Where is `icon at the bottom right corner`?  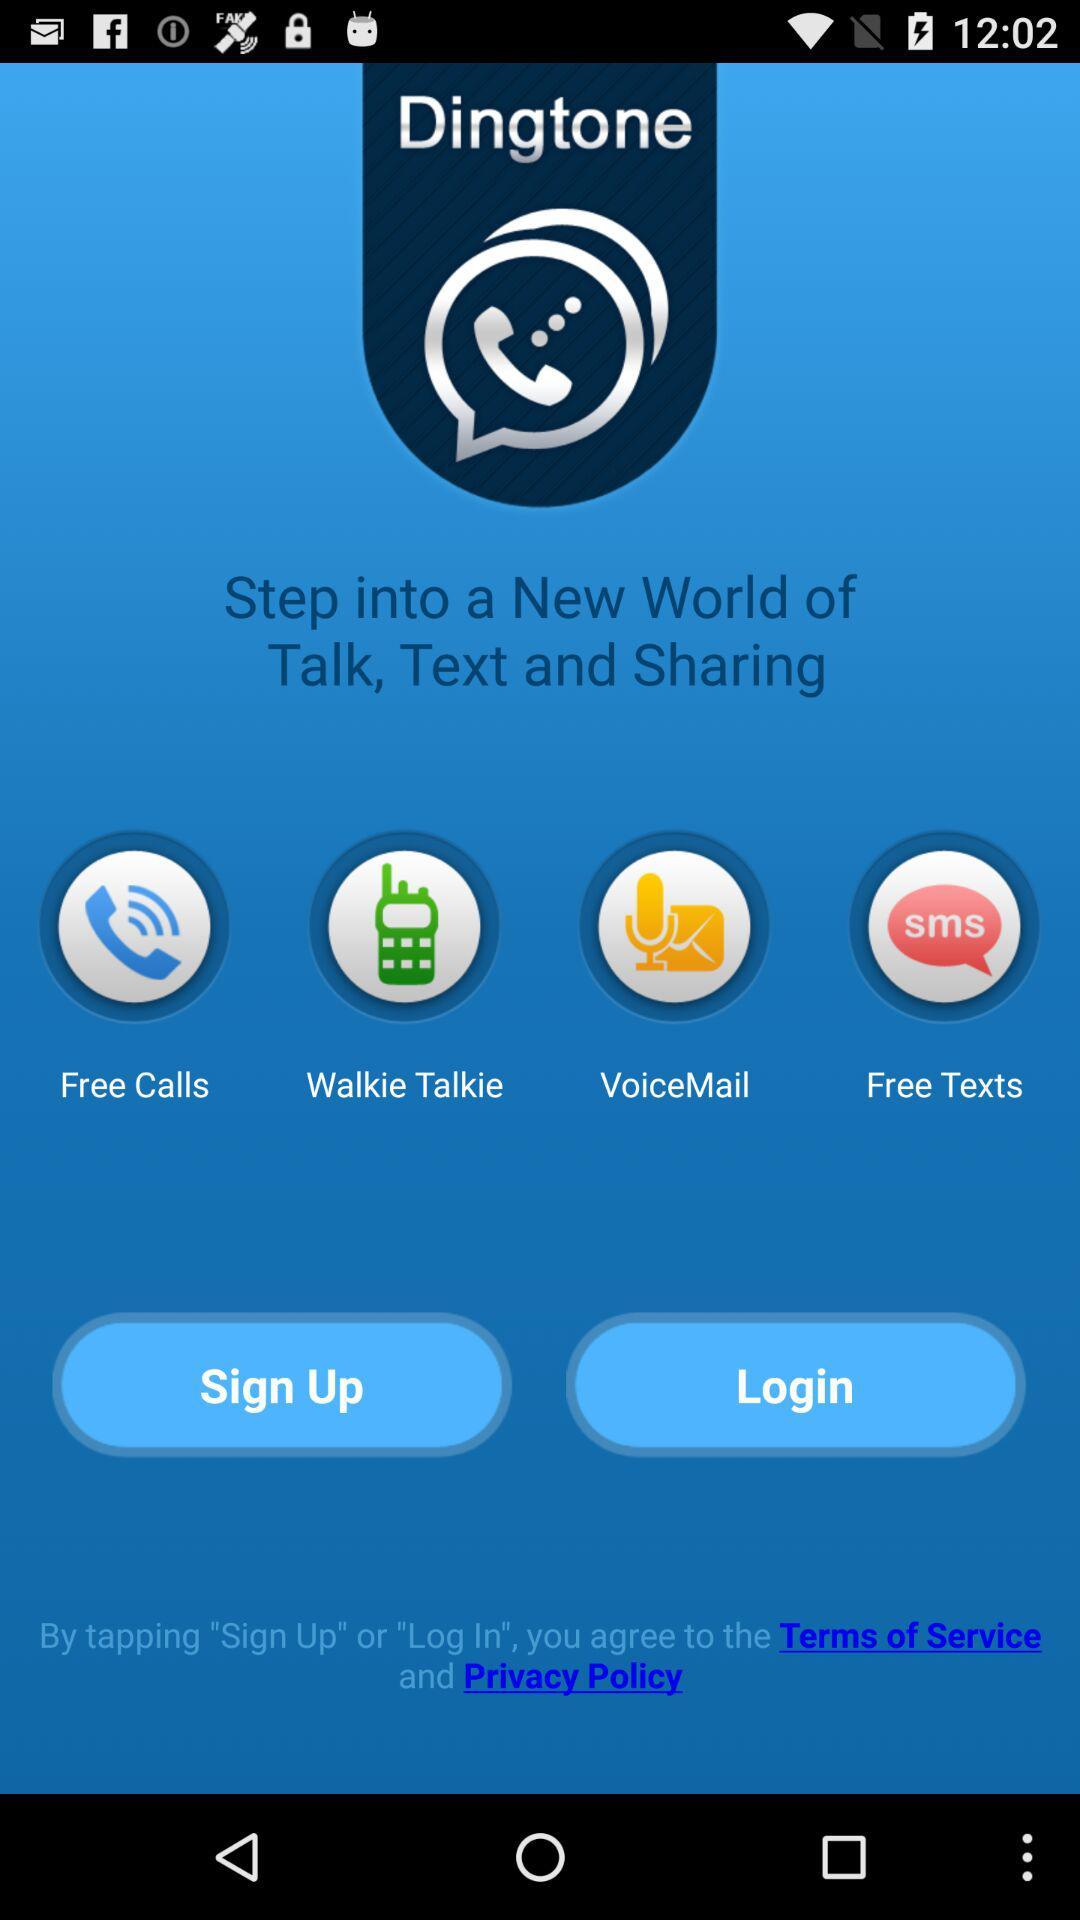 icon at the bottom right corner is located at coordinates (795, 1385).